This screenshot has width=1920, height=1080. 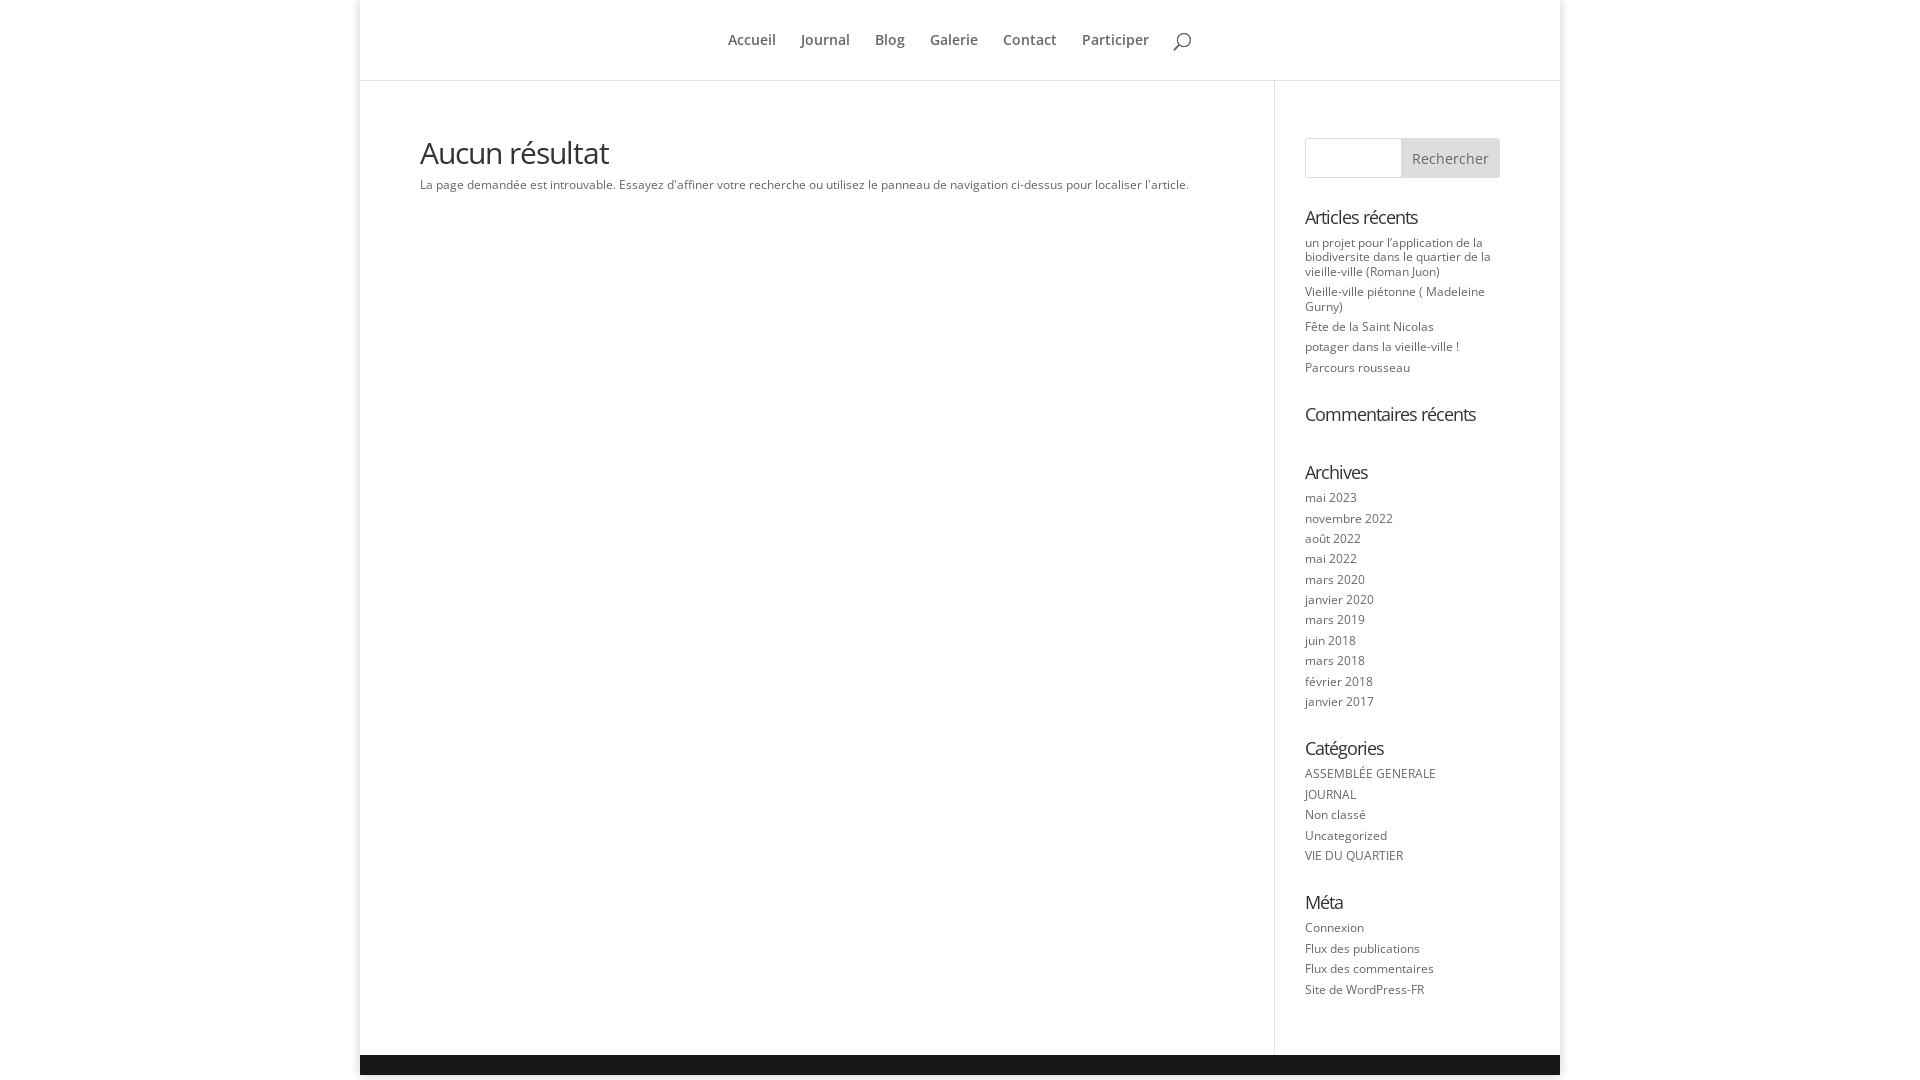 What do you see at coordinates (1357, 367) in the screenshot?
I see `'Parcours rousseau'` at bounding box center [1357, 367].